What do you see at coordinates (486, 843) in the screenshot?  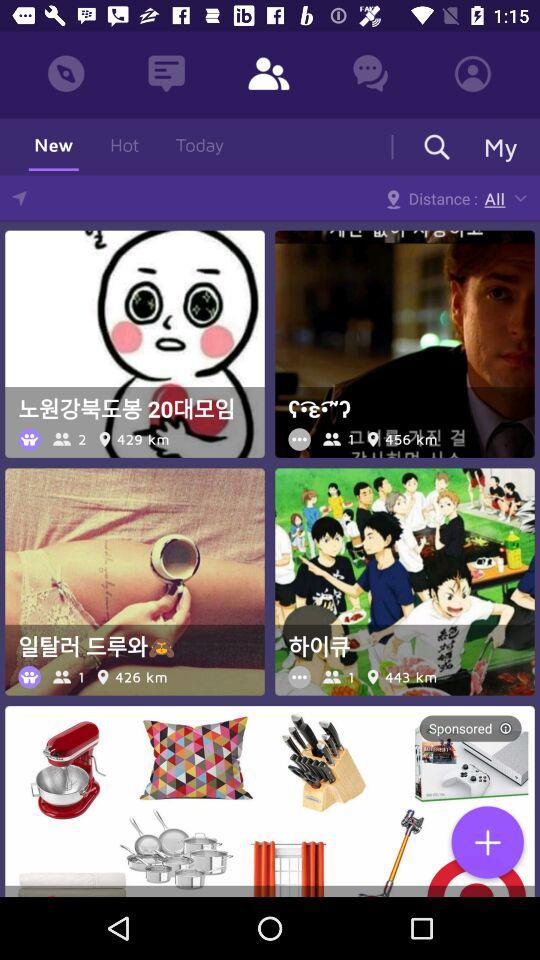 I see `the add icon` at bounding box center [486, 843].